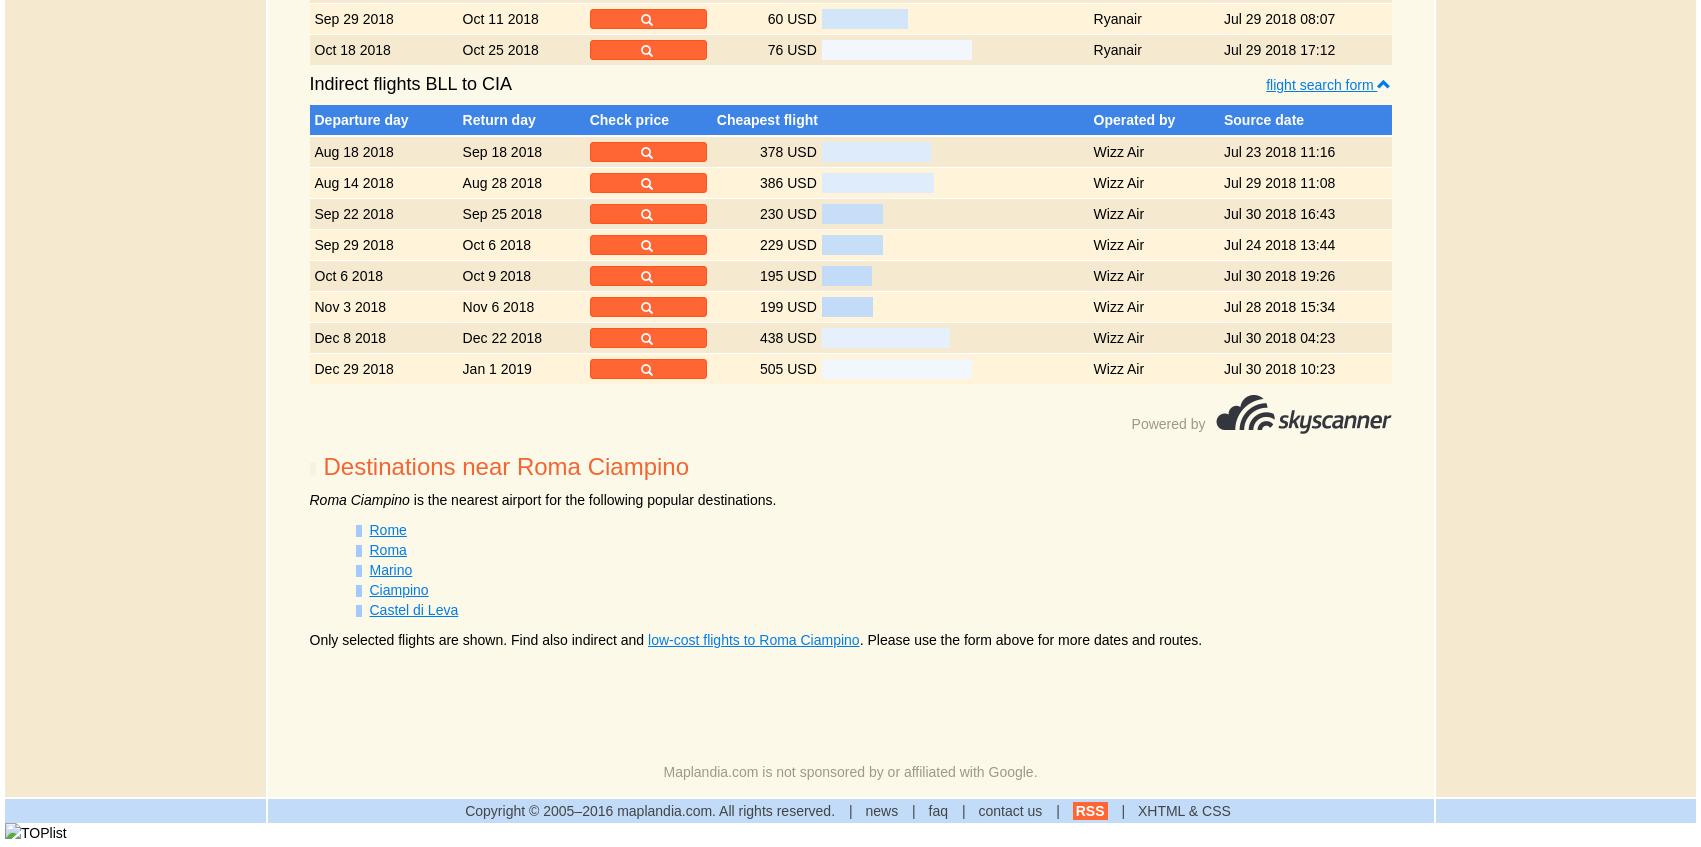  I want to click on 'Aug 14 2018', so click(314, 183).